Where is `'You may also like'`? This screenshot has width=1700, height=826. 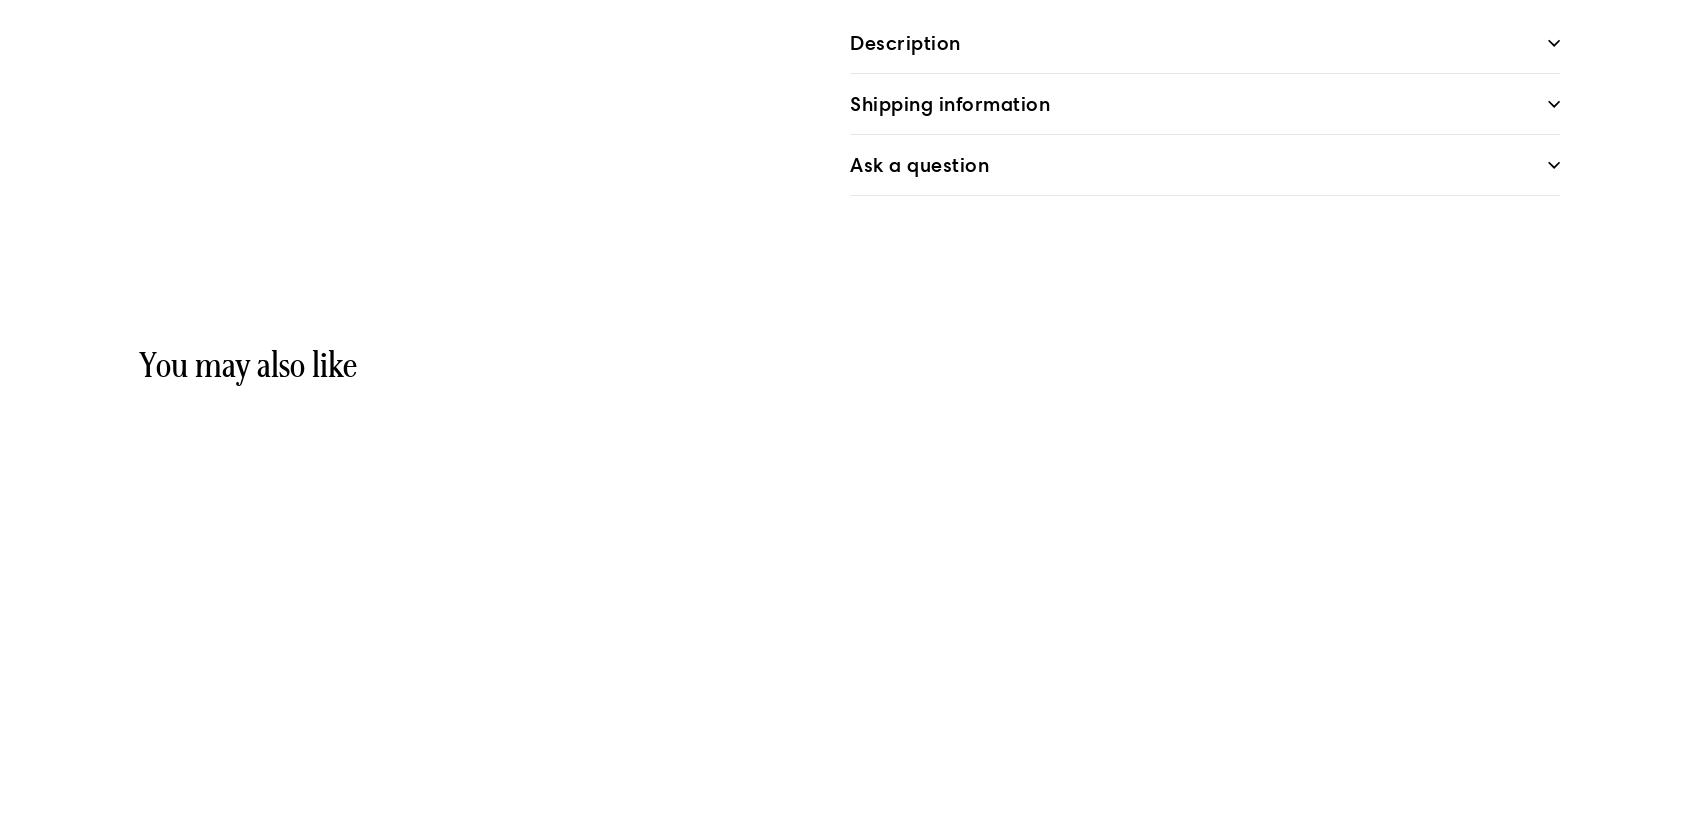
'You may also like' is located at coordinates (139, 364).